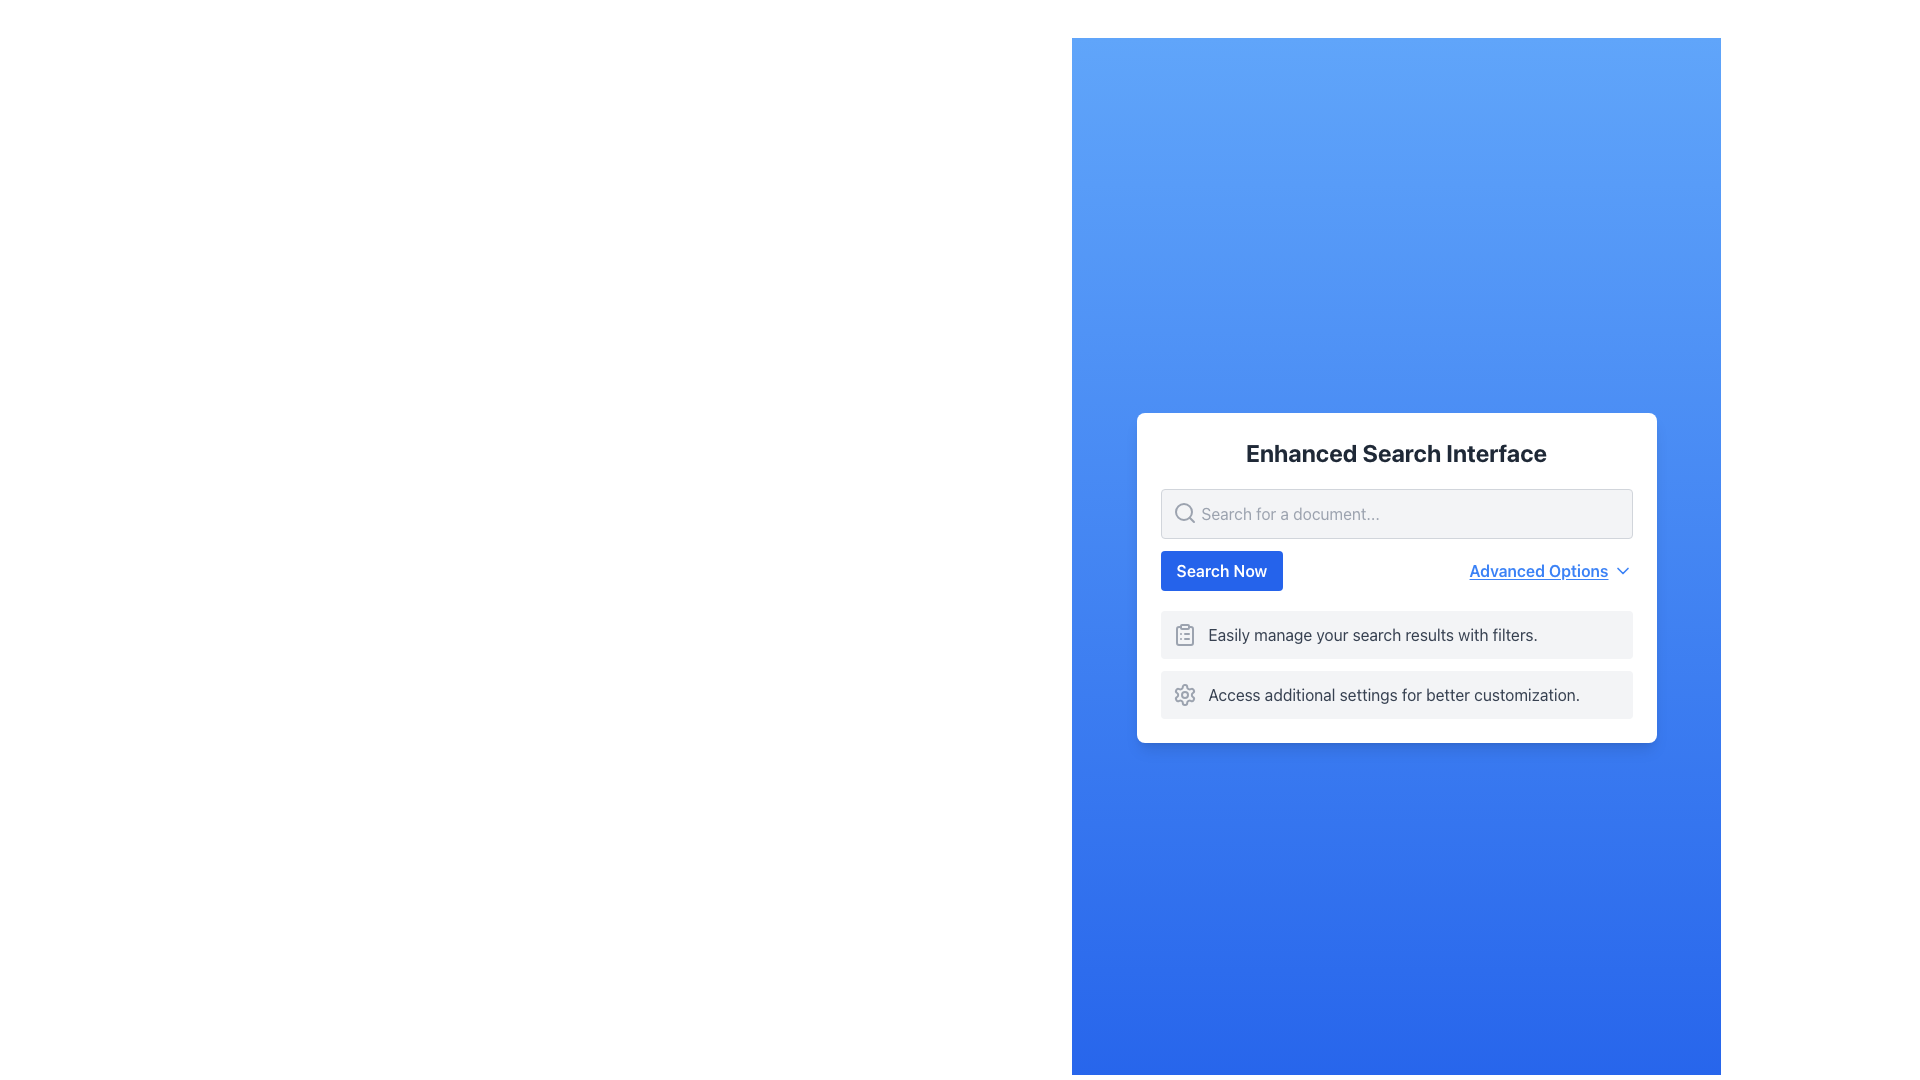 The width and height of the screenshot is (1920, 1080). What do you see at coordinates (1549, 570) in the screenshot?
I see `the 'Advanced Options' link with dropdown icon` at bounding box center [1549, 570].